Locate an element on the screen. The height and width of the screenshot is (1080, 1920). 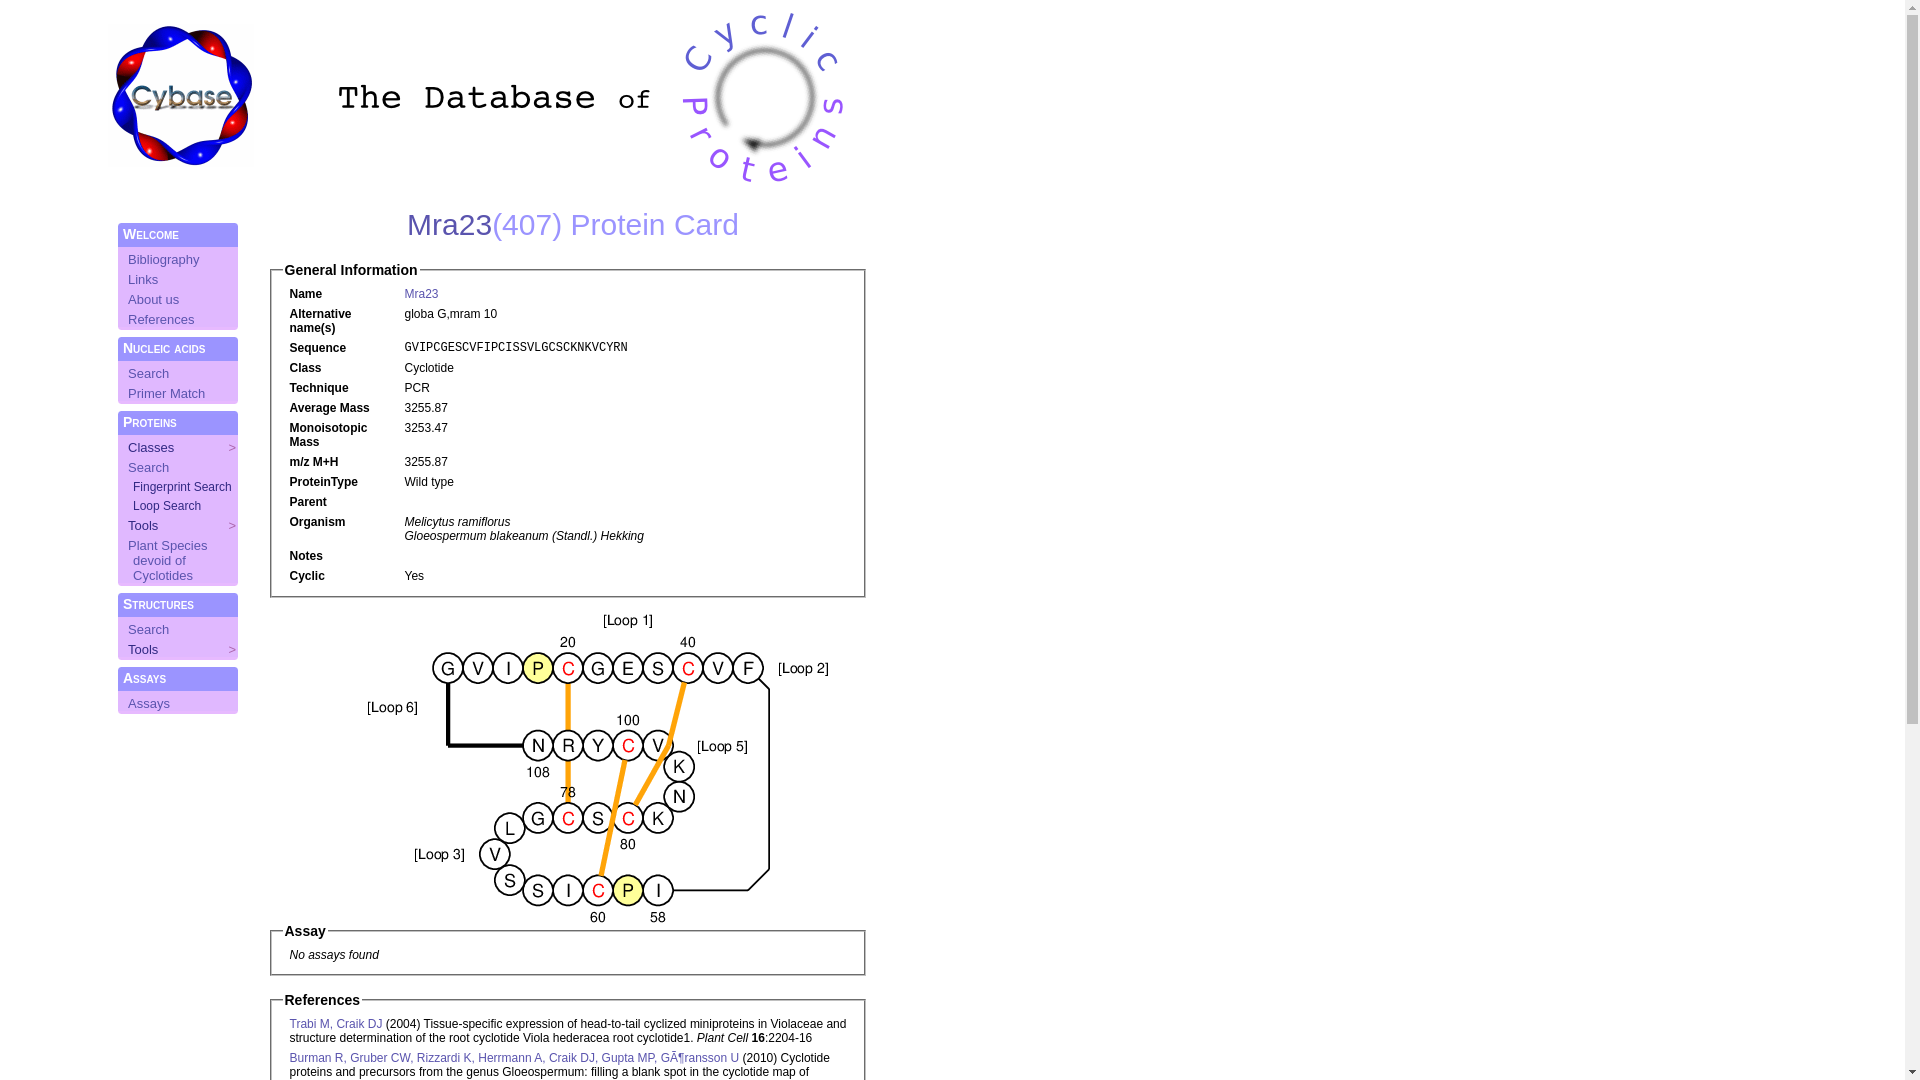
'Mra23' is located at coordinates (402, 293).